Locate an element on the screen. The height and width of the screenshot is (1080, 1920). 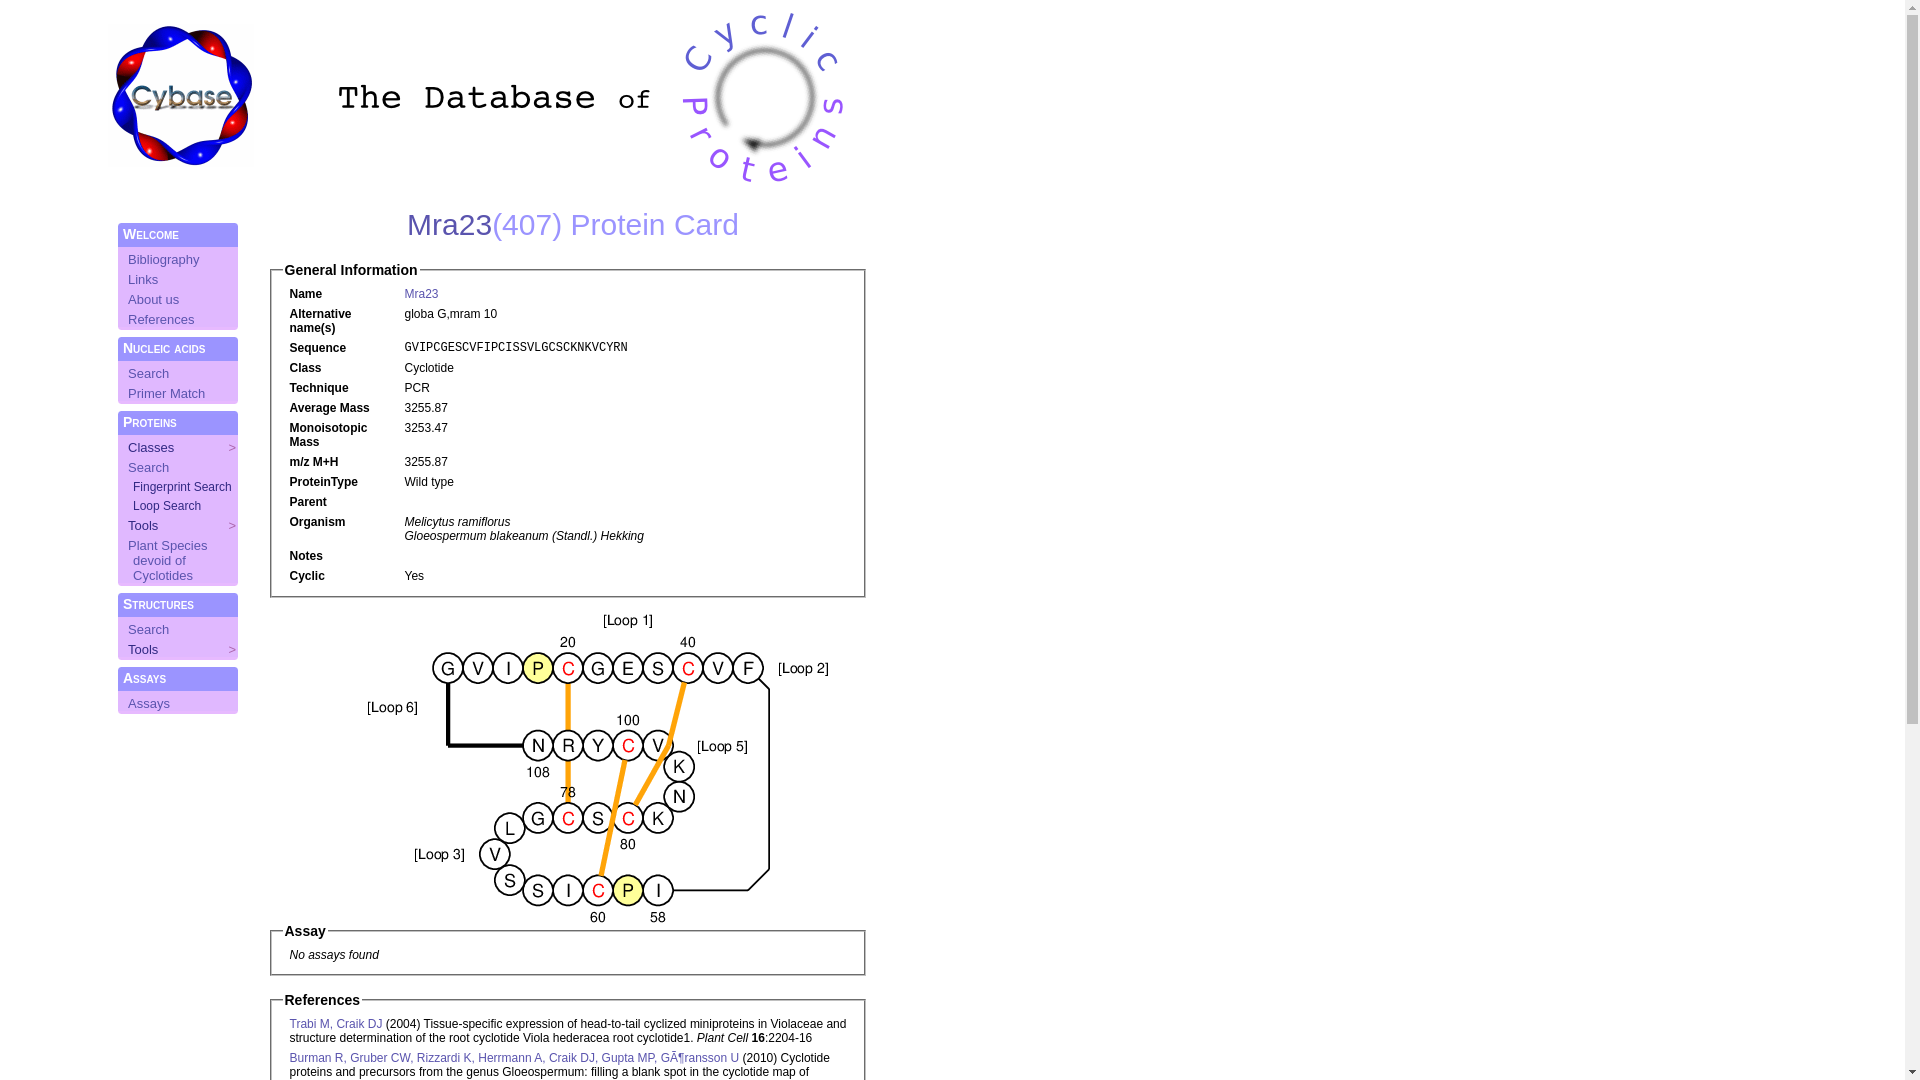
'Mra23' is located at coordinates (402, 293).